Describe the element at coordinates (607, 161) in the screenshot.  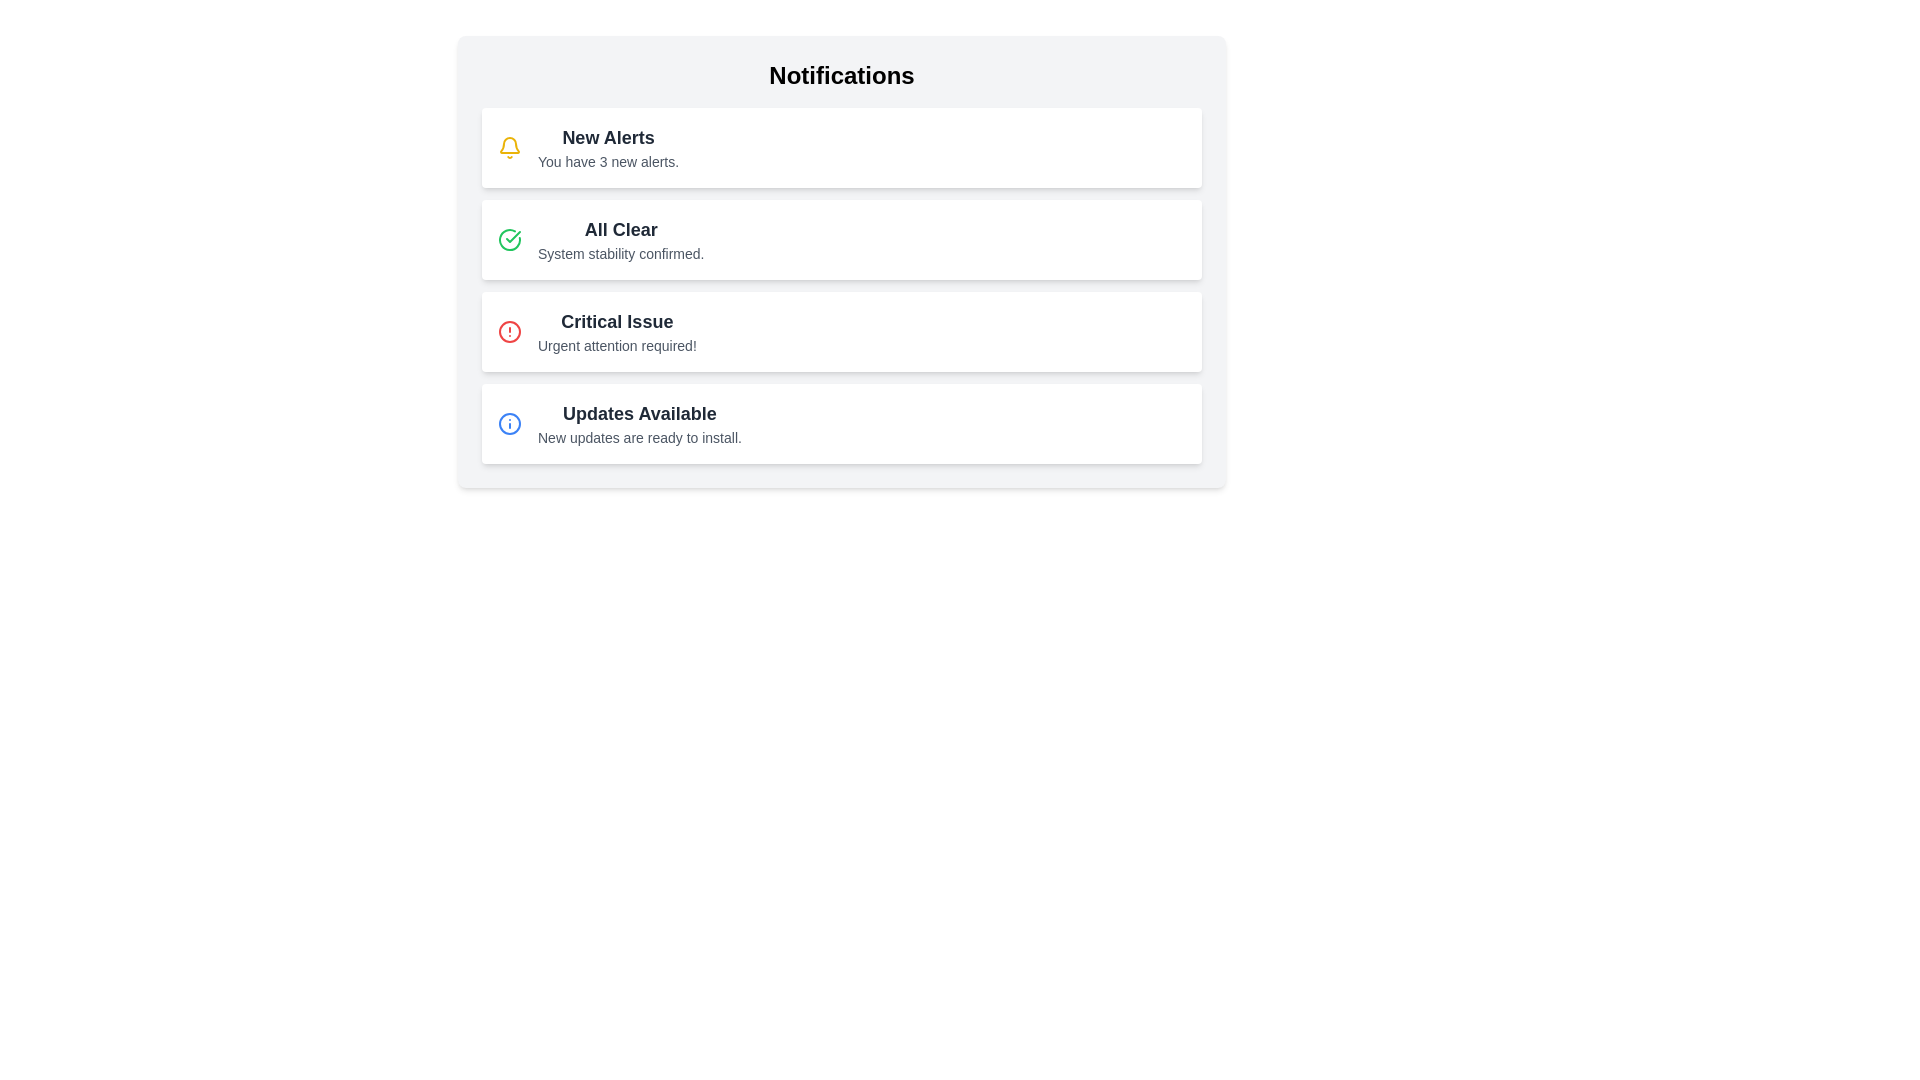
I see `the text label displaying 'You have 3 new alerts.' located beneath the 'New Alerts' heading within the first notification card` at that location.